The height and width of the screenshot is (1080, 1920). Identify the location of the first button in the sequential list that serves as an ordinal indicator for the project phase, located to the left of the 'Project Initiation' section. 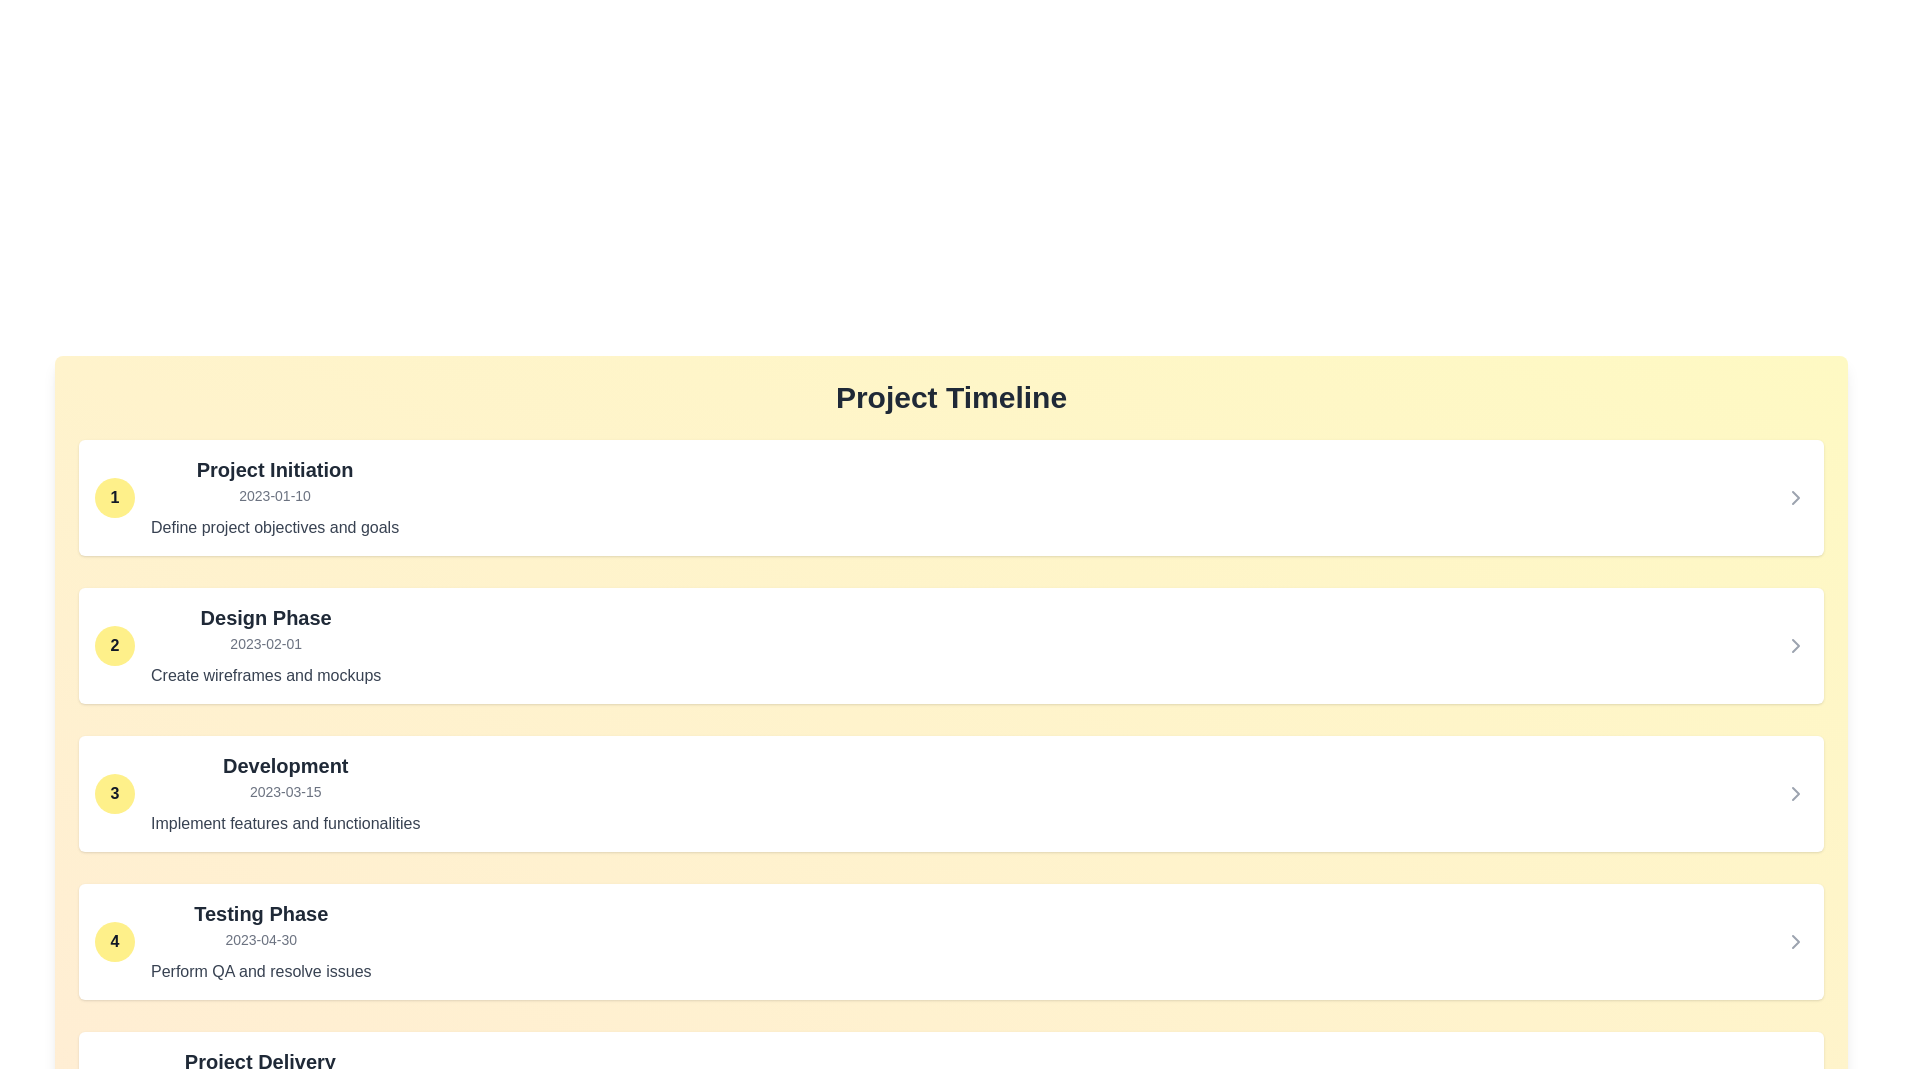
(114, 496).